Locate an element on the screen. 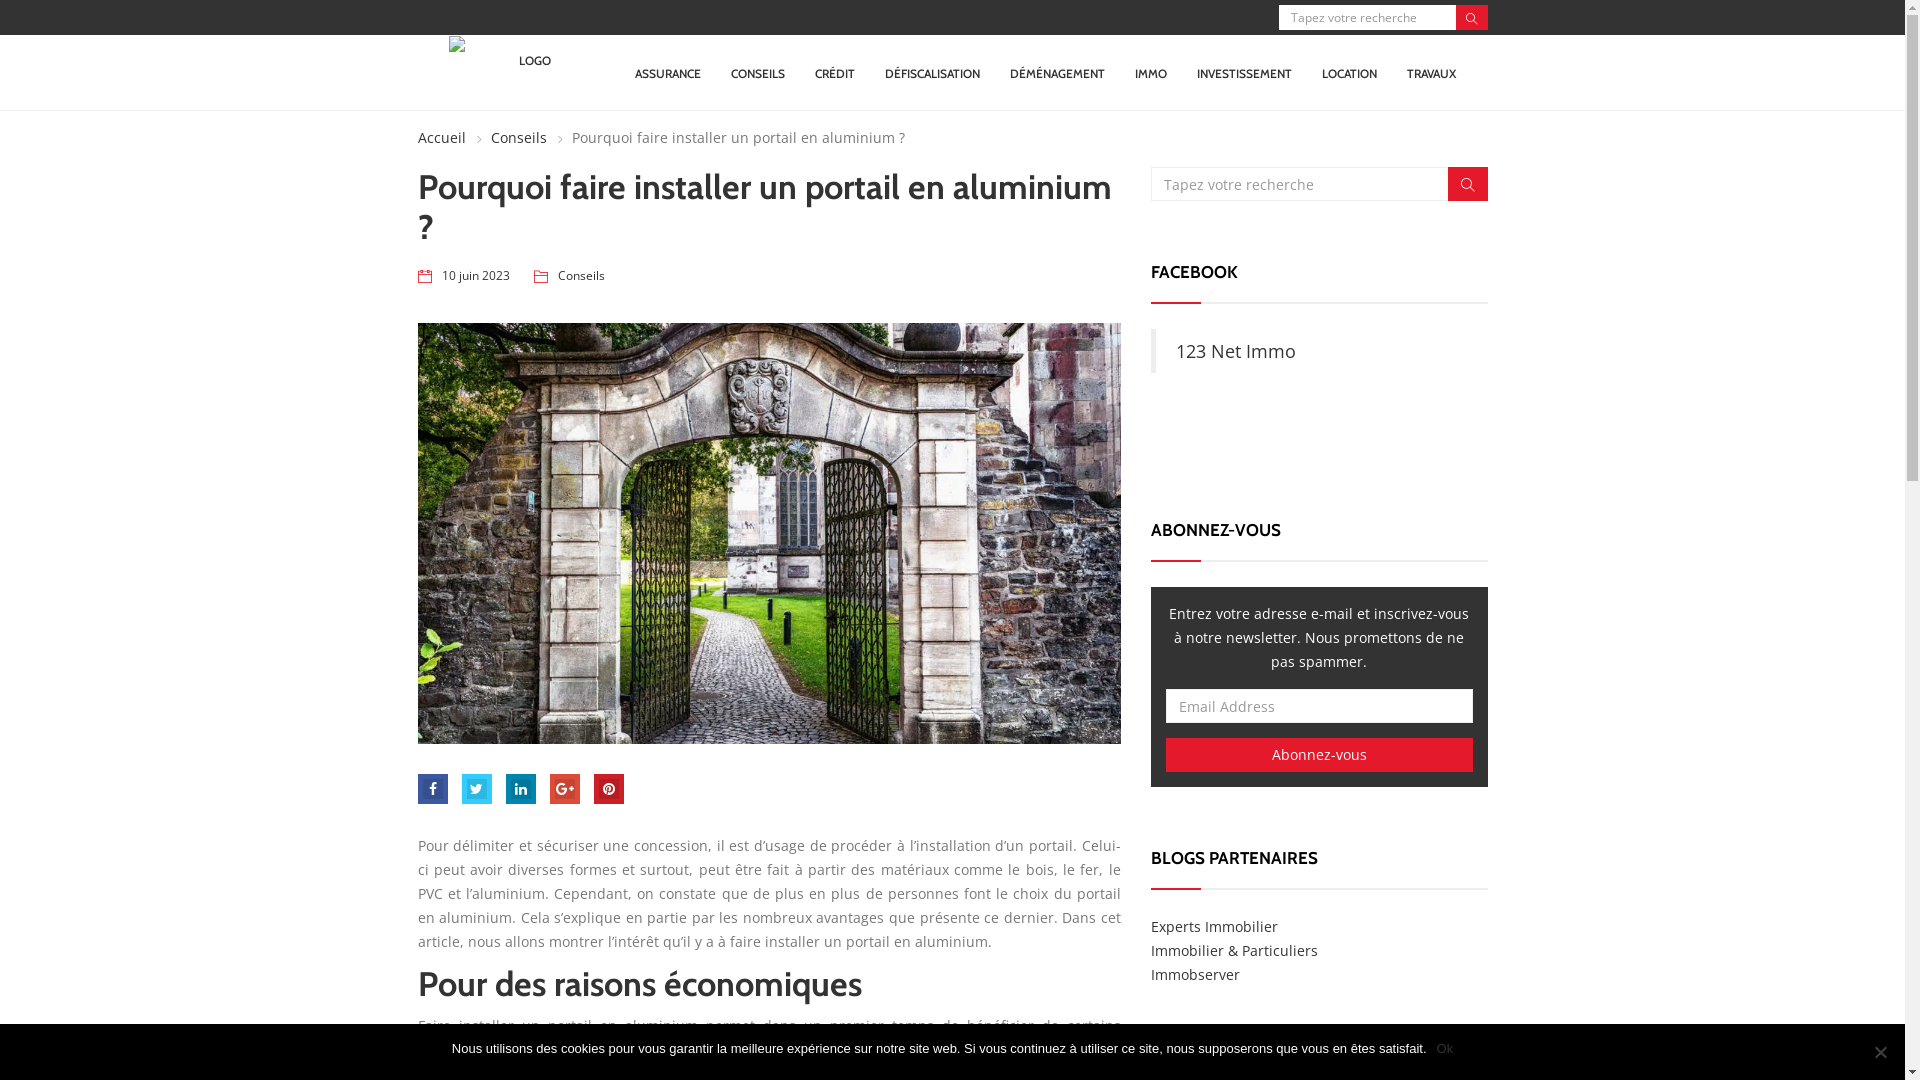 The height and width of the screenshot is (1080, 1920). 'Login' is located at coordinates (961, 563).